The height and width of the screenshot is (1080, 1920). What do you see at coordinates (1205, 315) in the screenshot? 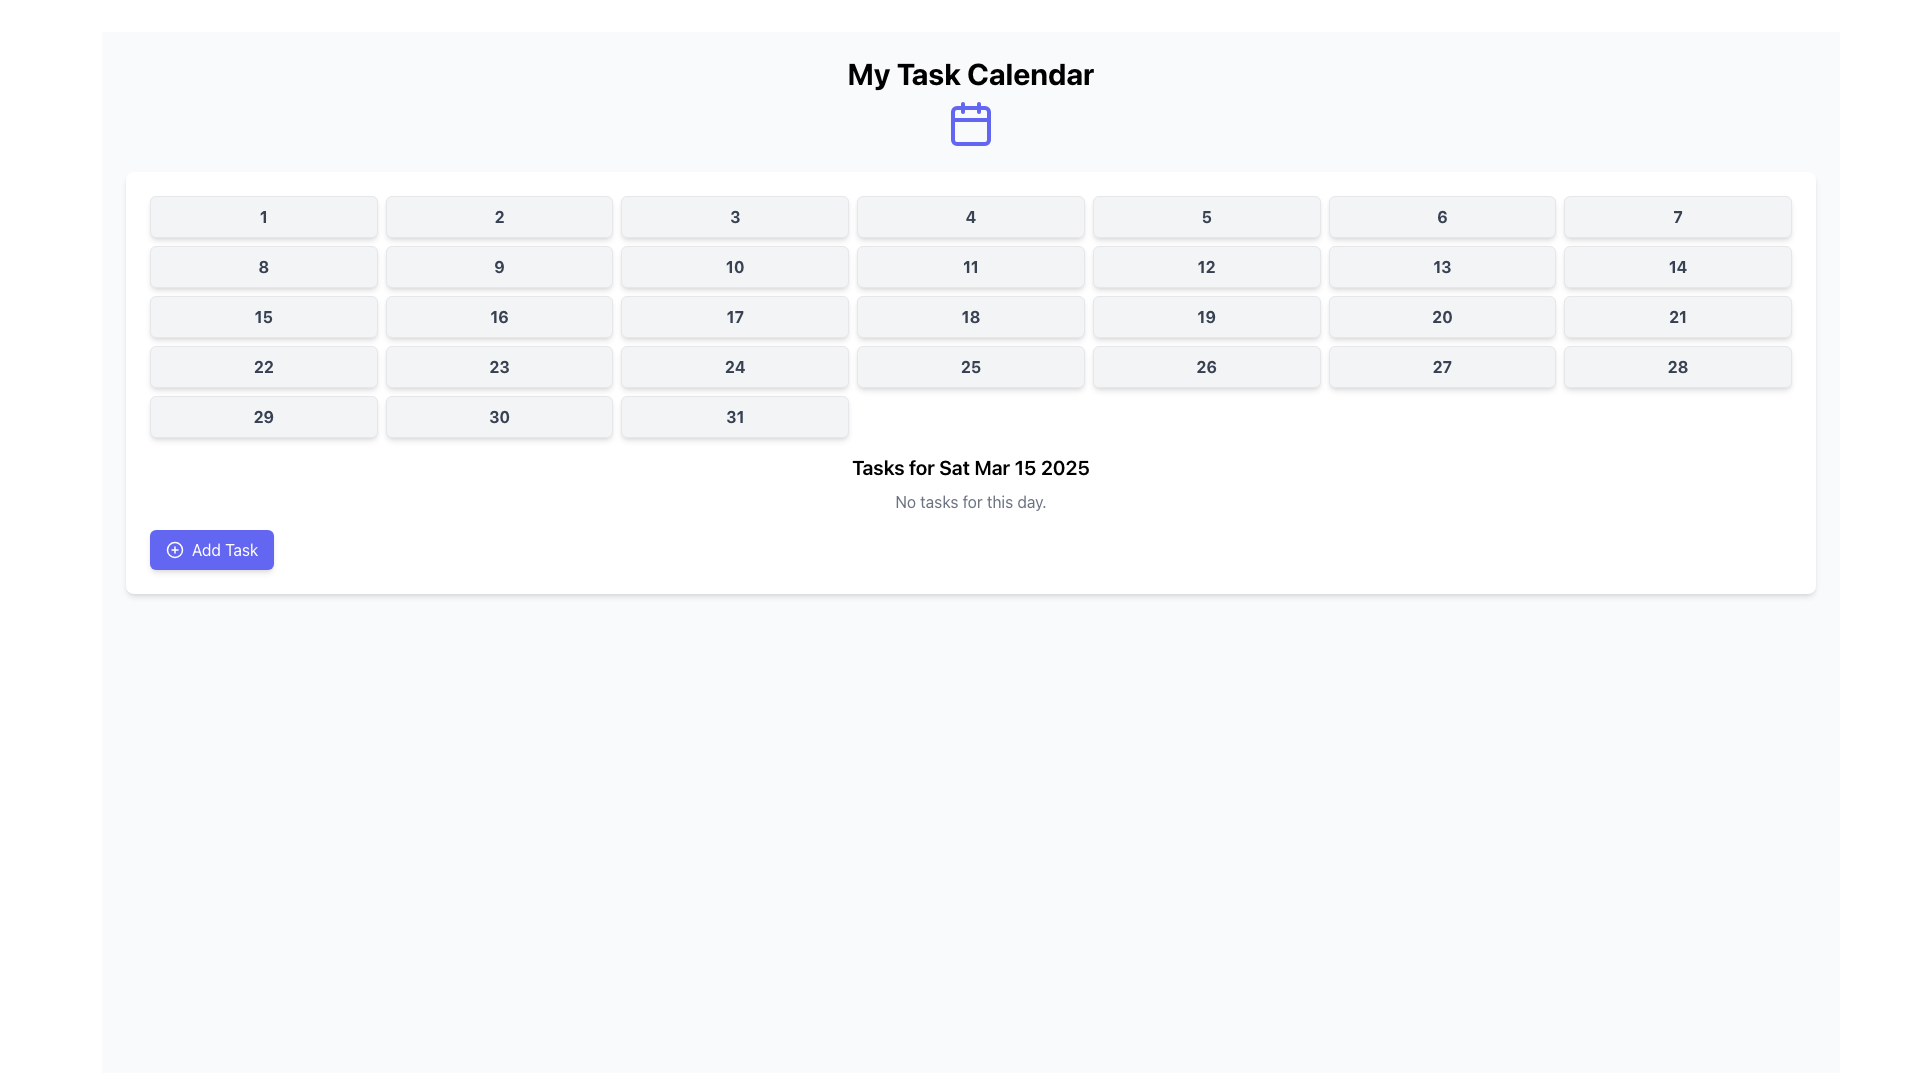
I see `the calendar day button located in the fourth row and fifth column of the calendar grid` at bounding box center [1205, 315].